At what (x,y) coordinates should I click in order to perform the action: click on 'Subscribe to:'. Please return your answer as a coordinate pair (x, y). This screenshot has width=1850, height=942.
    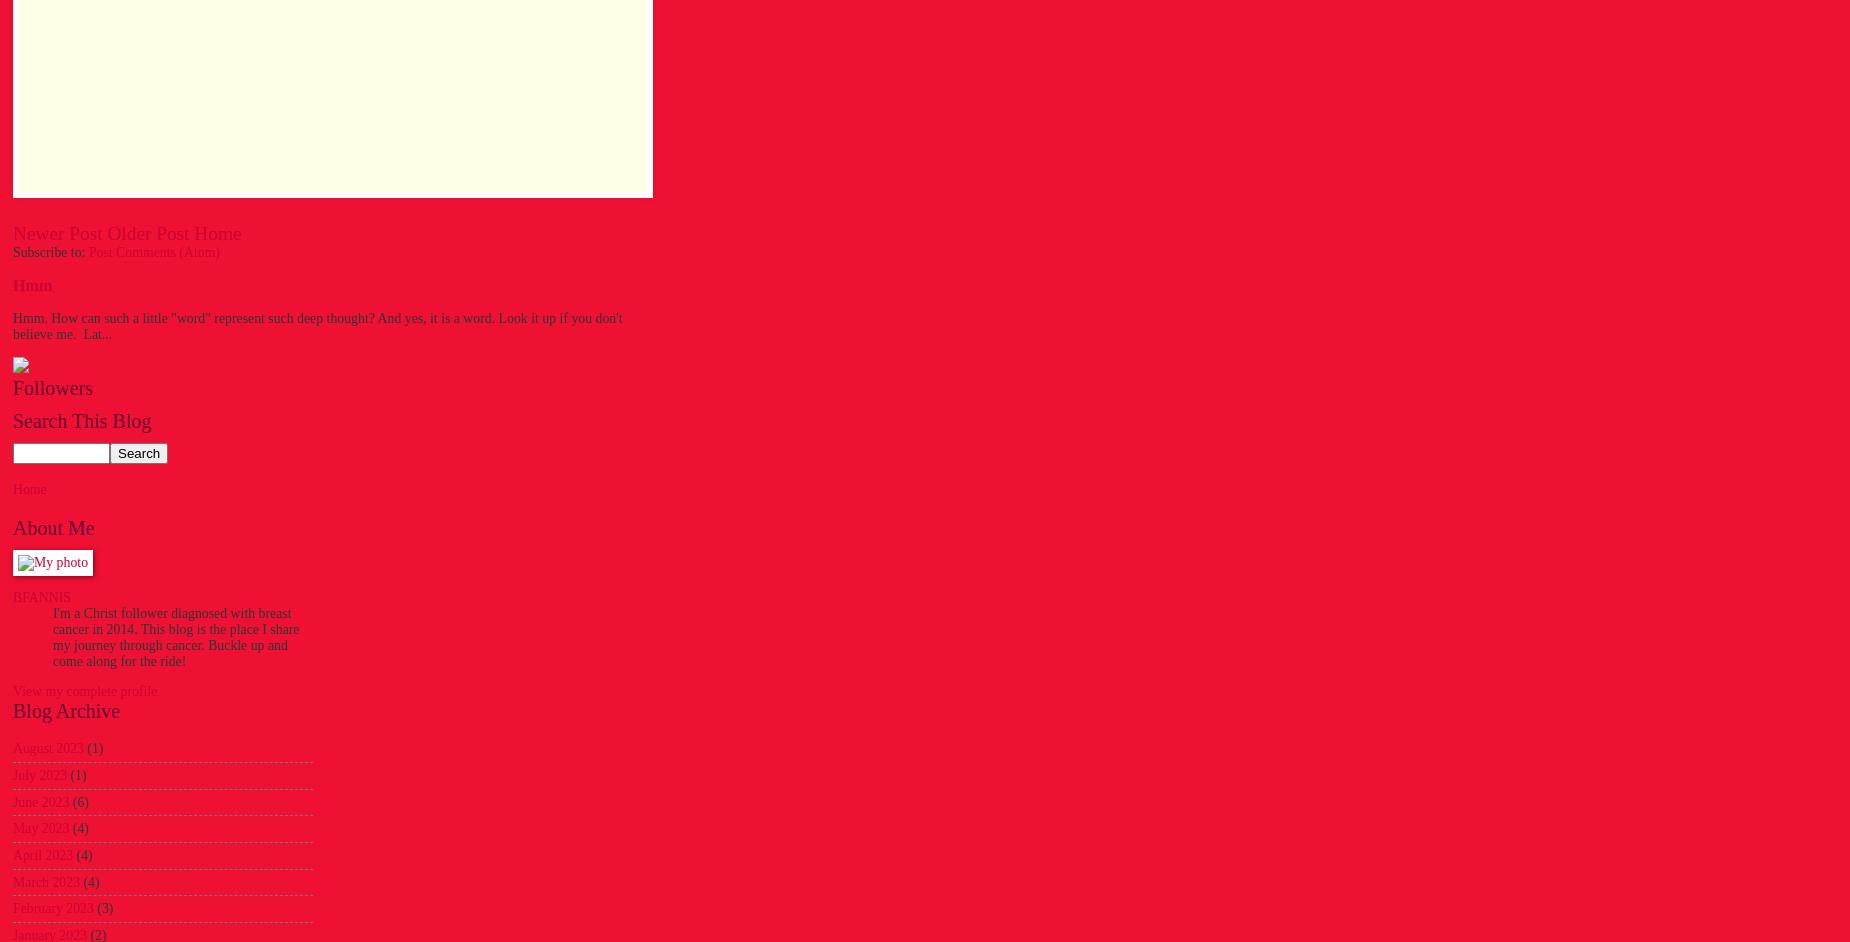
    Looking at the image, I should click on (49, 250).